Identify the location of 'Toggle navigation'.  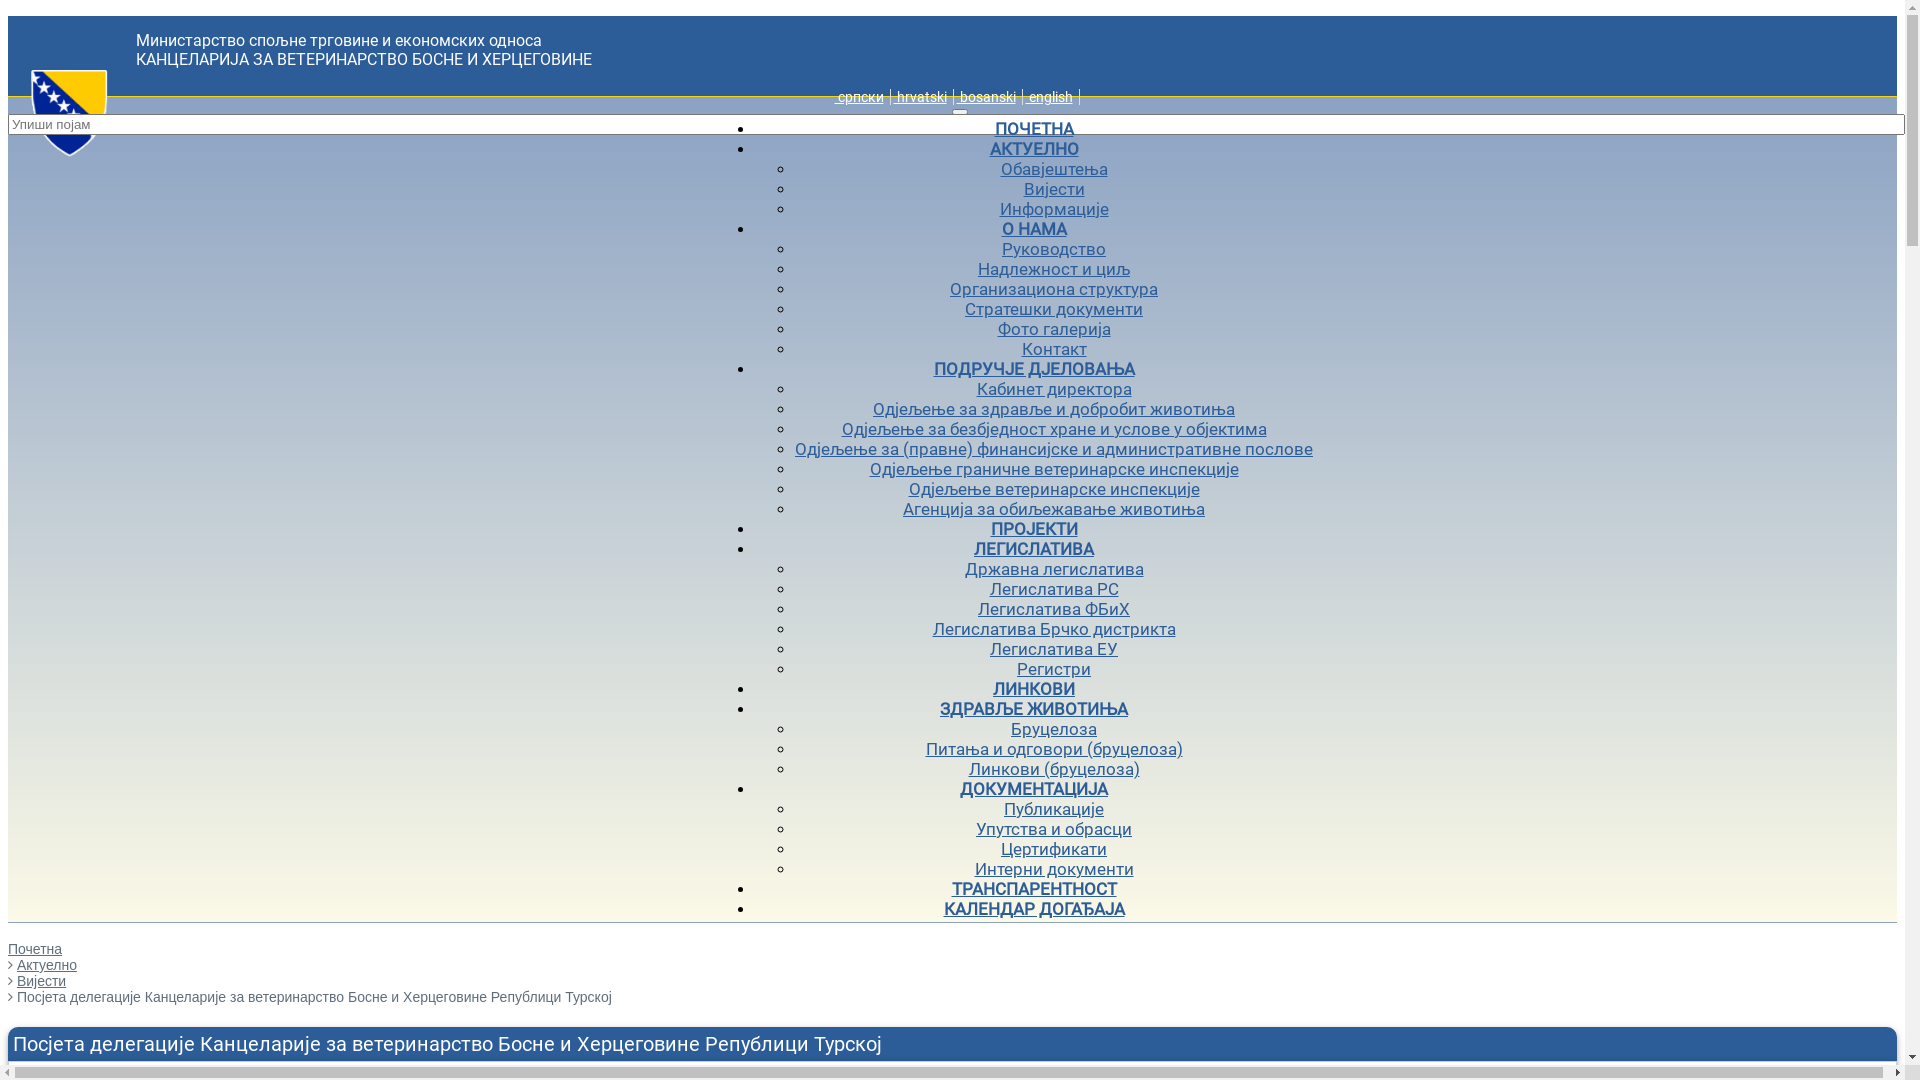
(960, 111).